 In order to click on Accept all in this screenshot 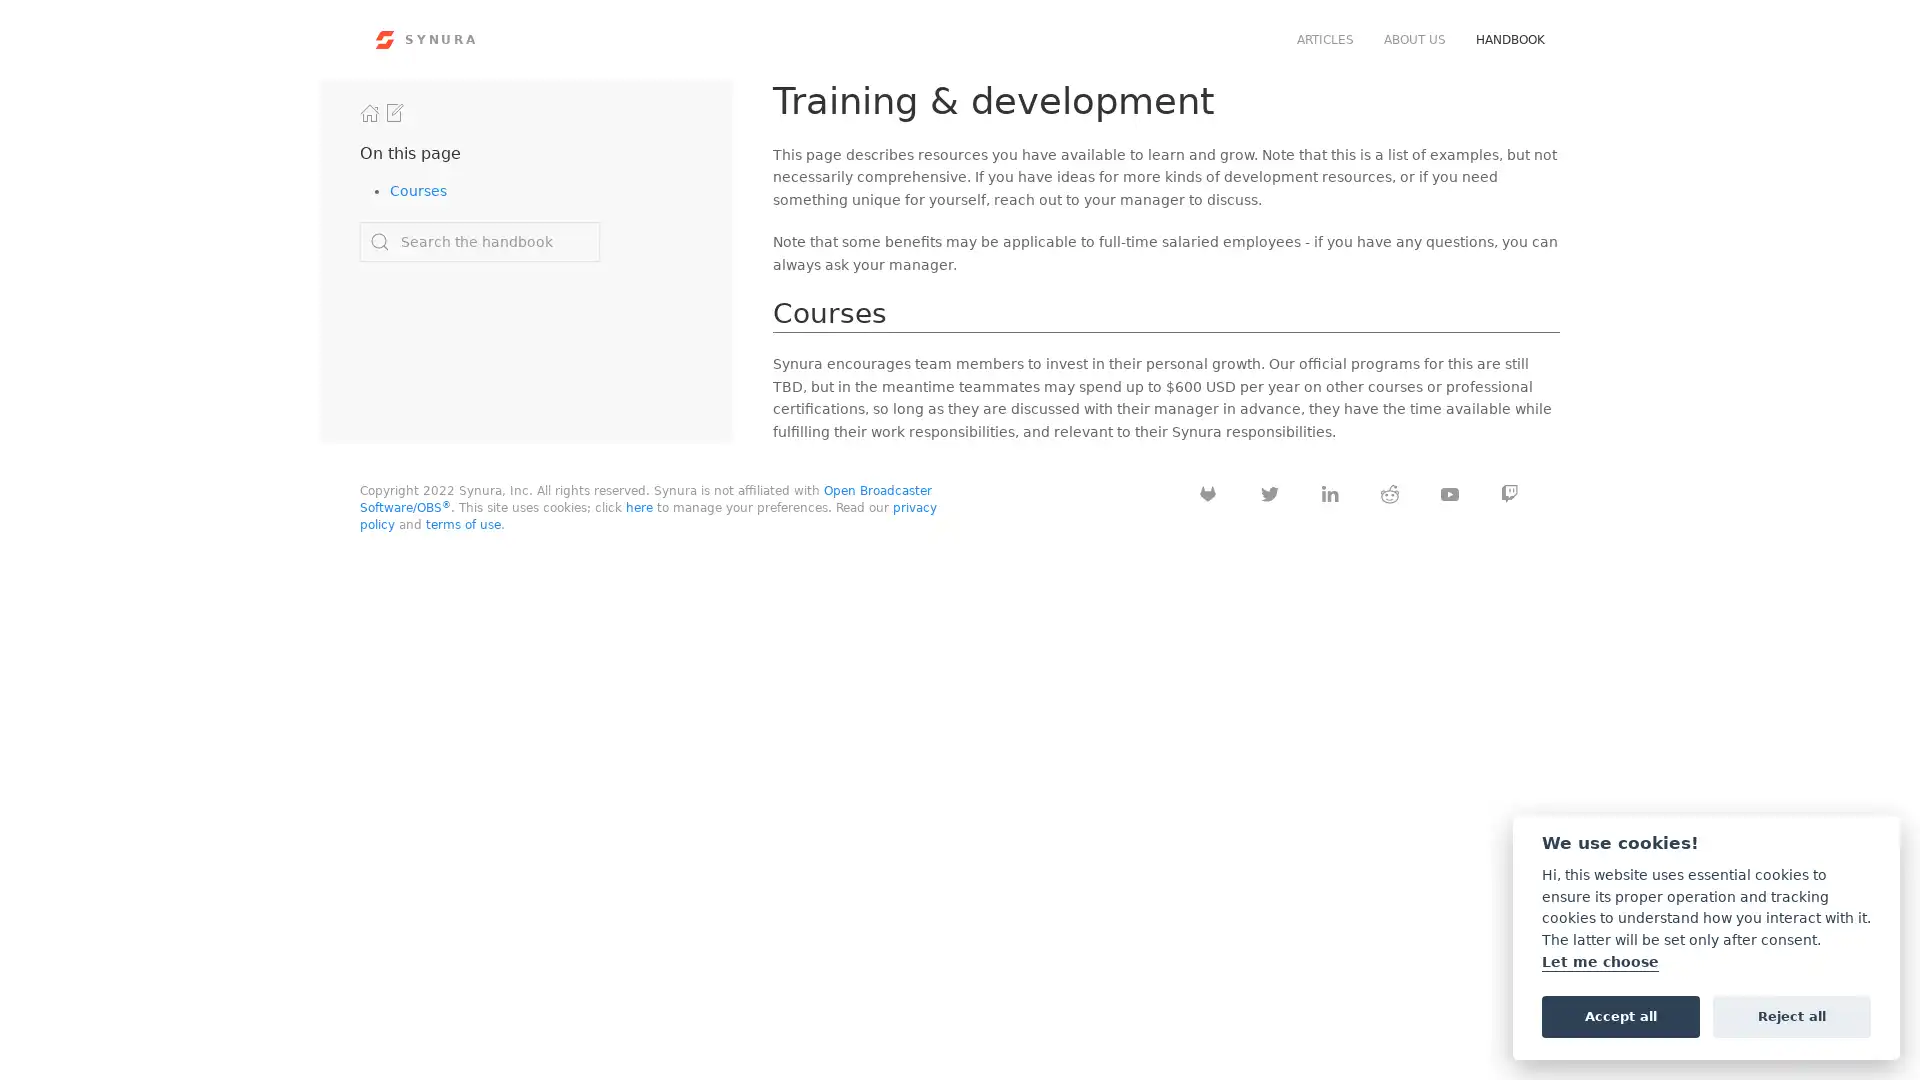, I will do `click(1620, 1015)`.